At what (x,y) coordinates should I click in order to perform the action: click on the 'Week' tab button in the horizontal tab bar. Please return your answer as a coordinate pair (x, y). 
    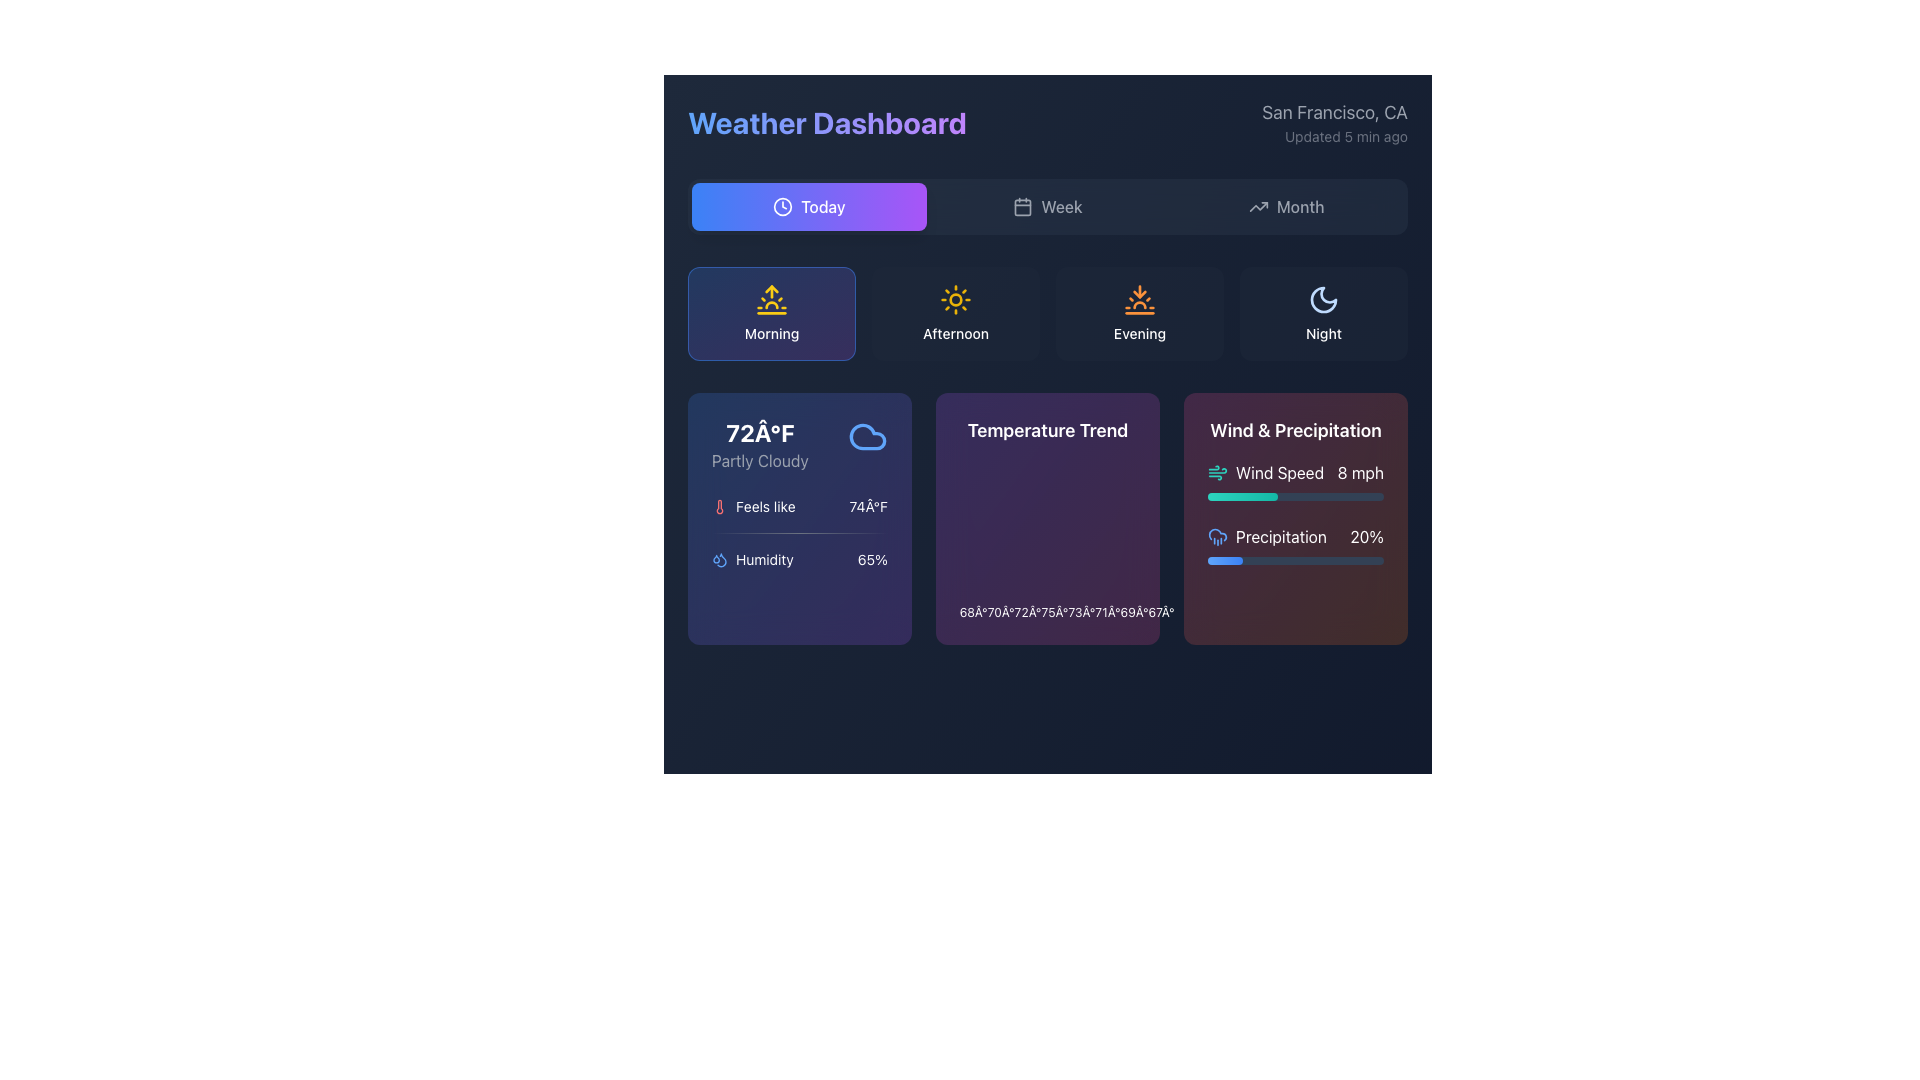
    Looking at the image, I should click on (1046, 207).